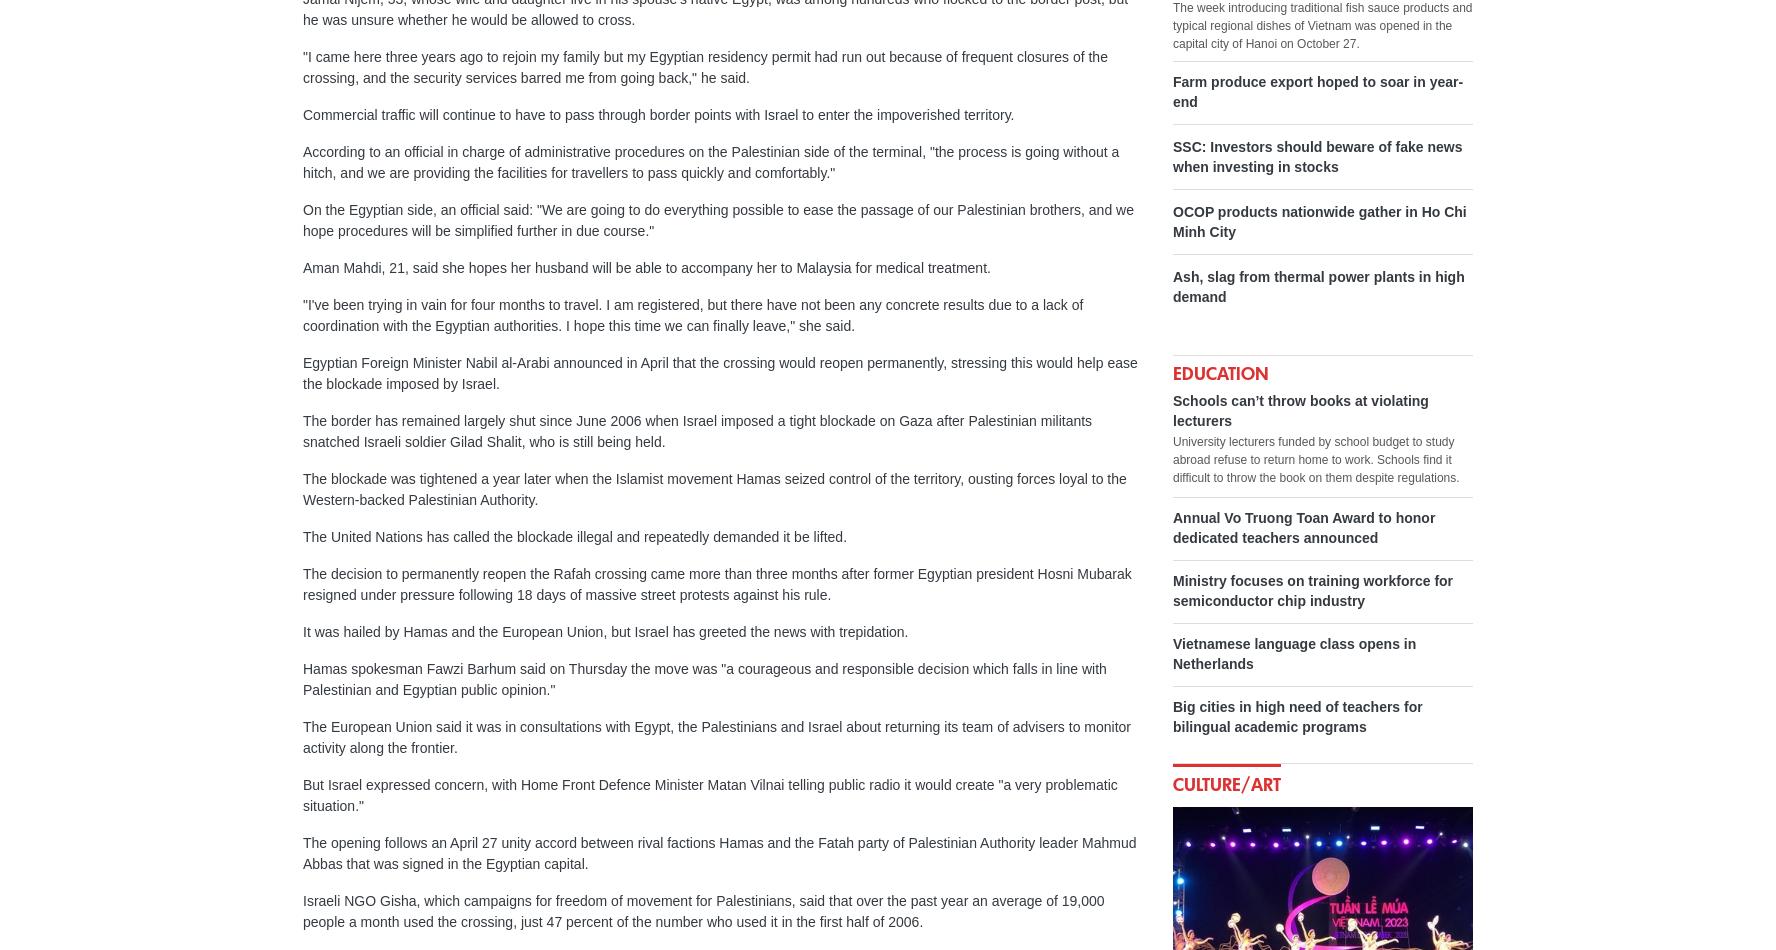  I want to click on 'Hamas spokesman Fawzi Barhum said on Thursday the move was "a courageous and responsible decision which falls in line with Palestinian and Egyptian public opinion."', so click(301, 679).